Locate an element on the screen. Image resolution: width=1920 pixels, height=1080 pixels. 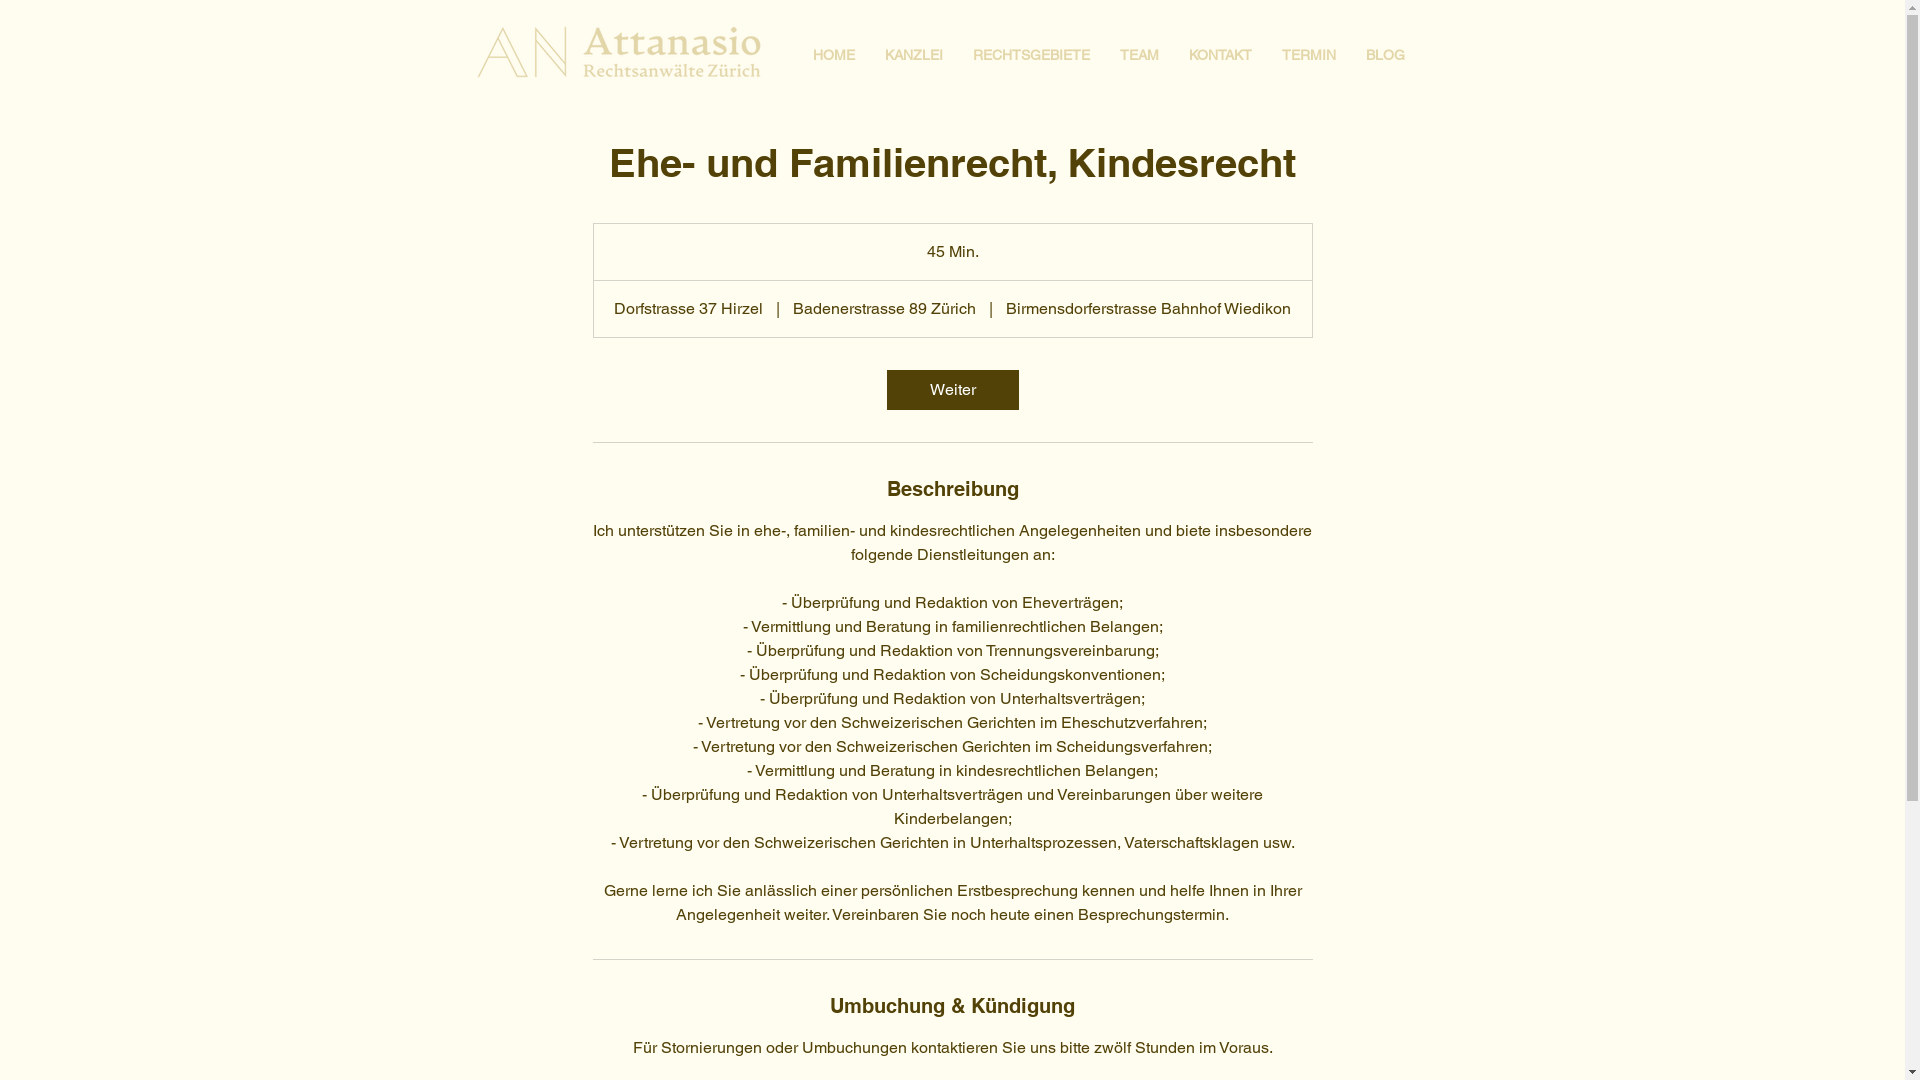
'TERMIN' is located at coordinates (1308, 52).